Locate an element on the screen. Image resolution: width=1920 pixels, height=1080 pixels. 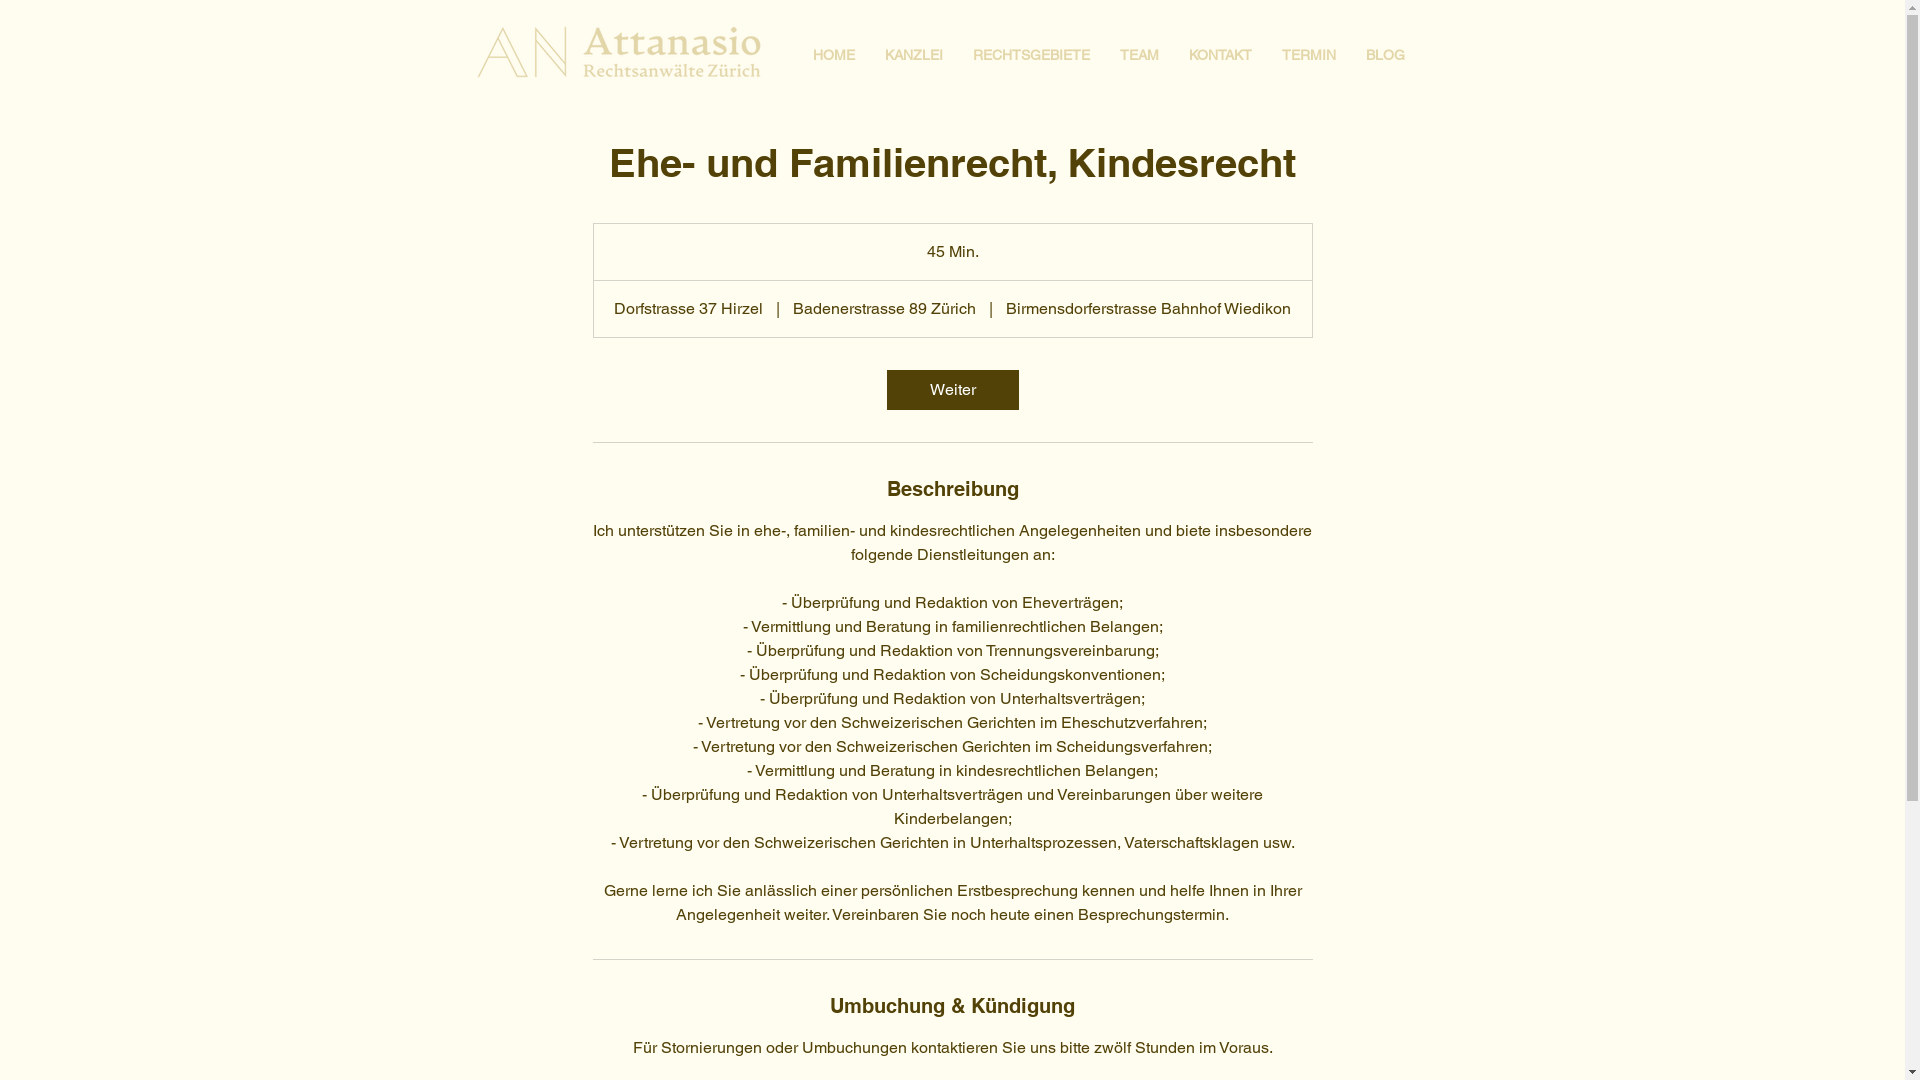
'TERMIN' is located at coordinates (1308, 52).